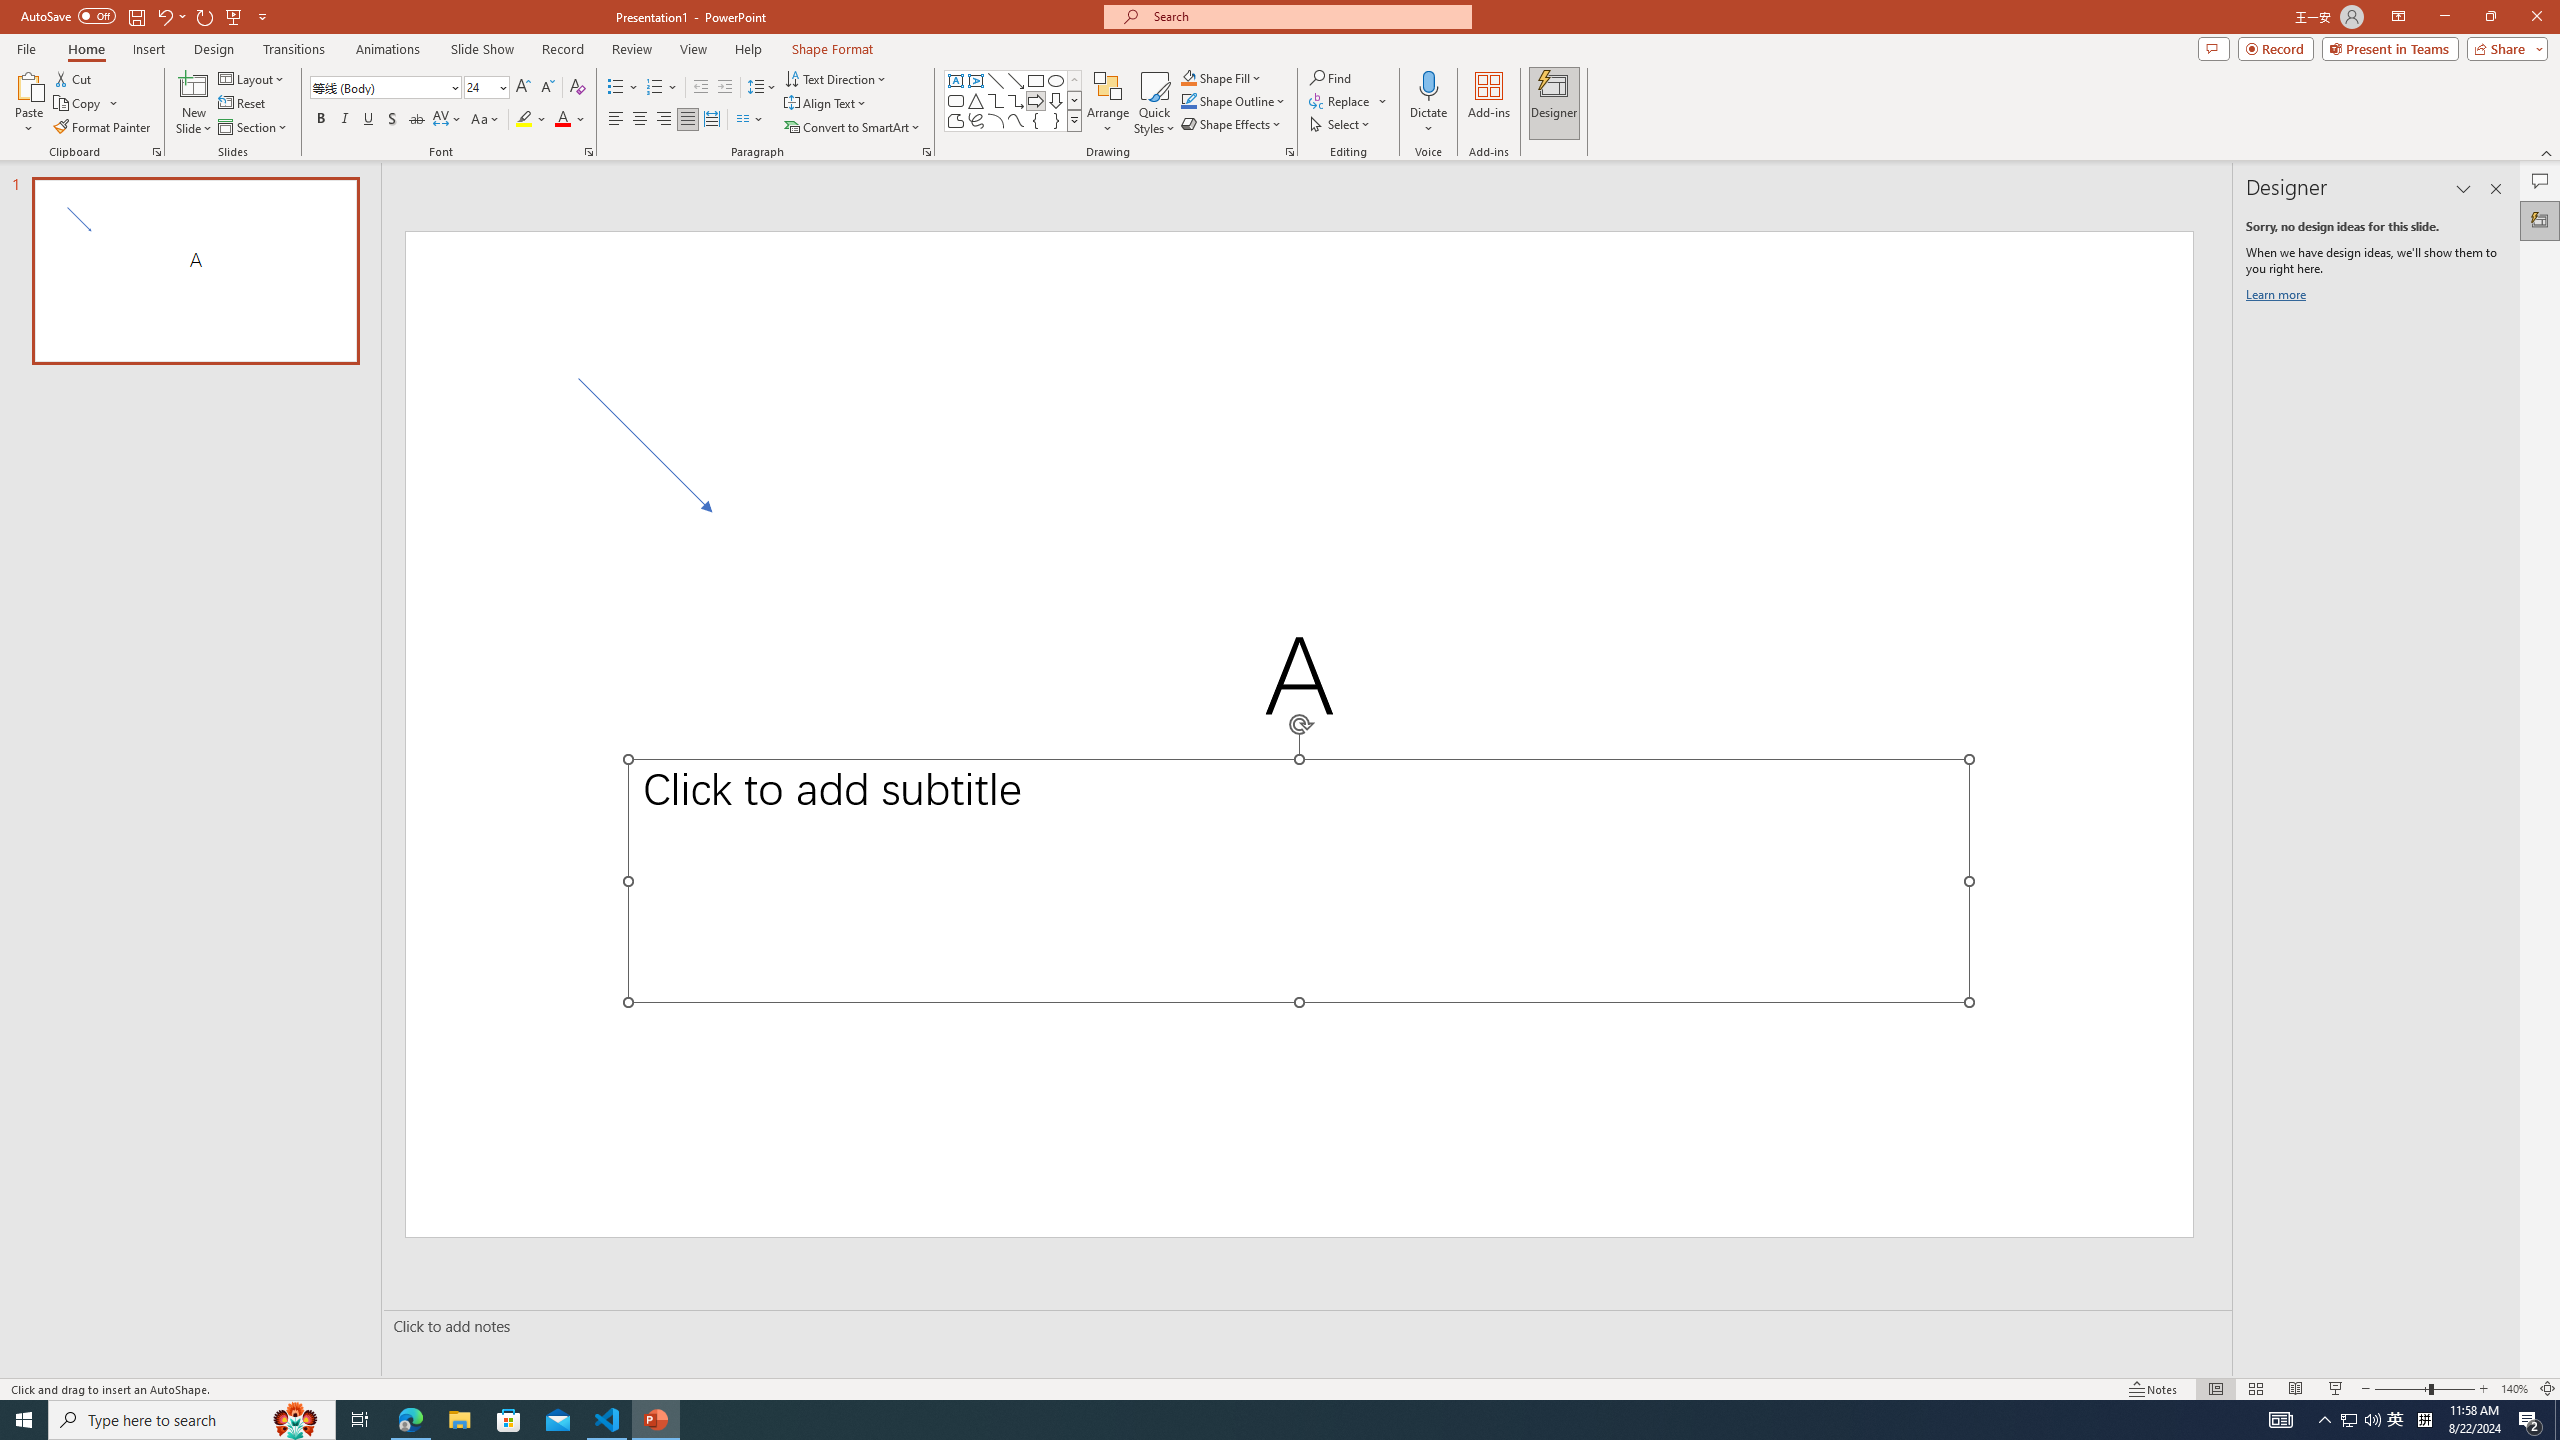  What do you see at coordinates (1232, 99) in the screenshot?
I see `'Shape Outline'` at bounding box center [1232, 99].